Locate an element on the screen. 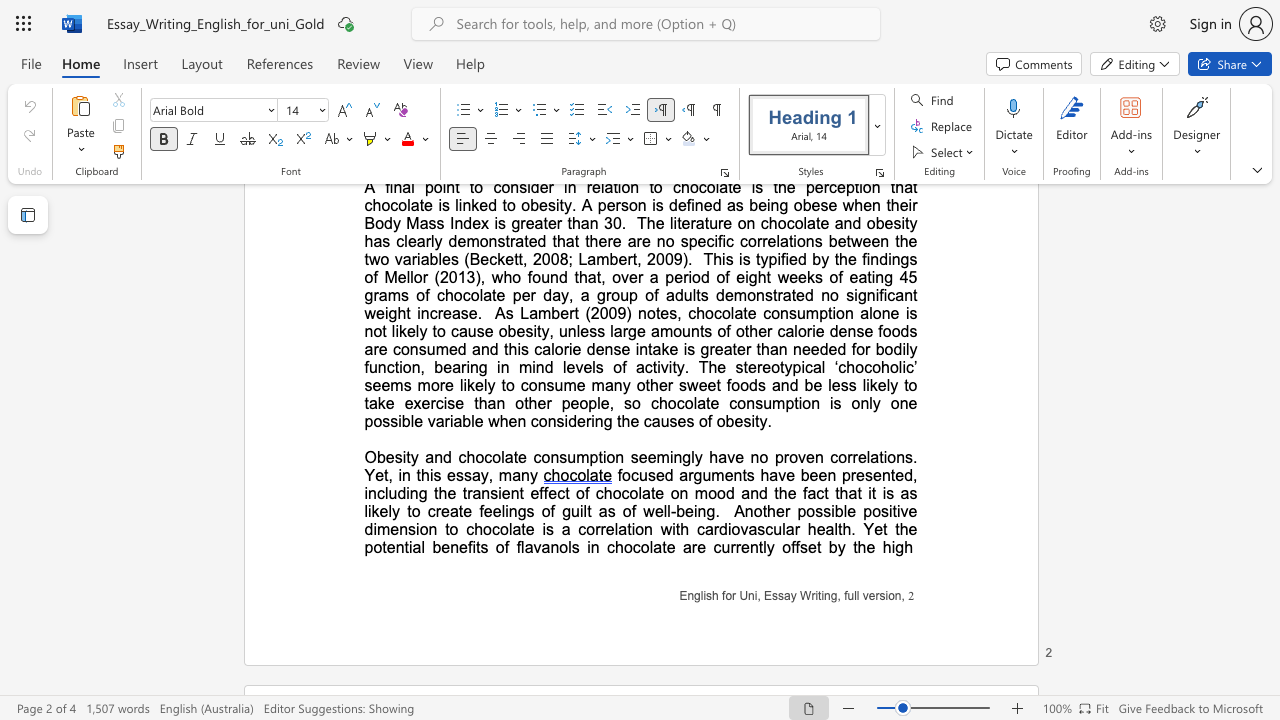 Image resolution: width=1280 pixels, height=720 pixels. the subset text "ssay, ma" within the text "no proven correlations. Yet, in this essay, many" is located at coordinates (454, 475).